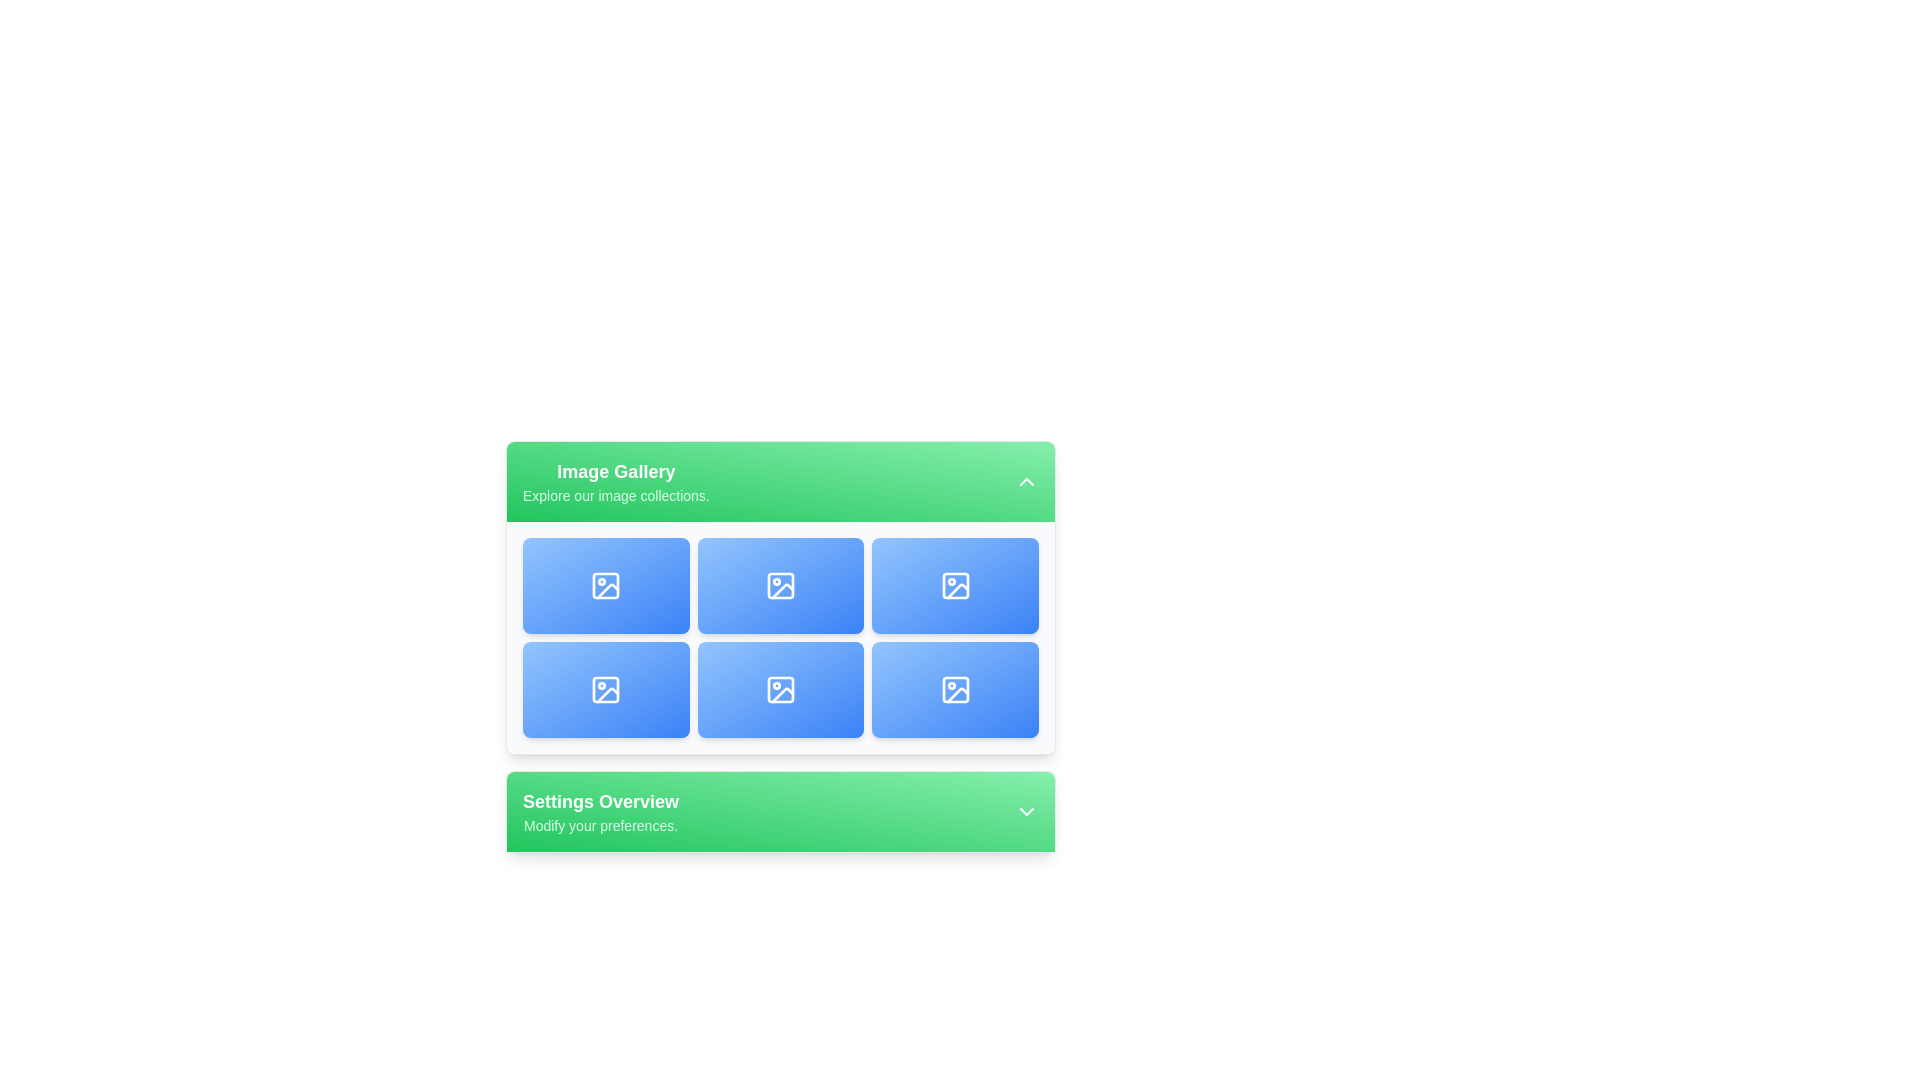 The image size is (1920, 1080). I want to click on the small, rounded rectangle located in the top-left corner of the image icon within the 'Image Gallery' section, so click(954, 585).